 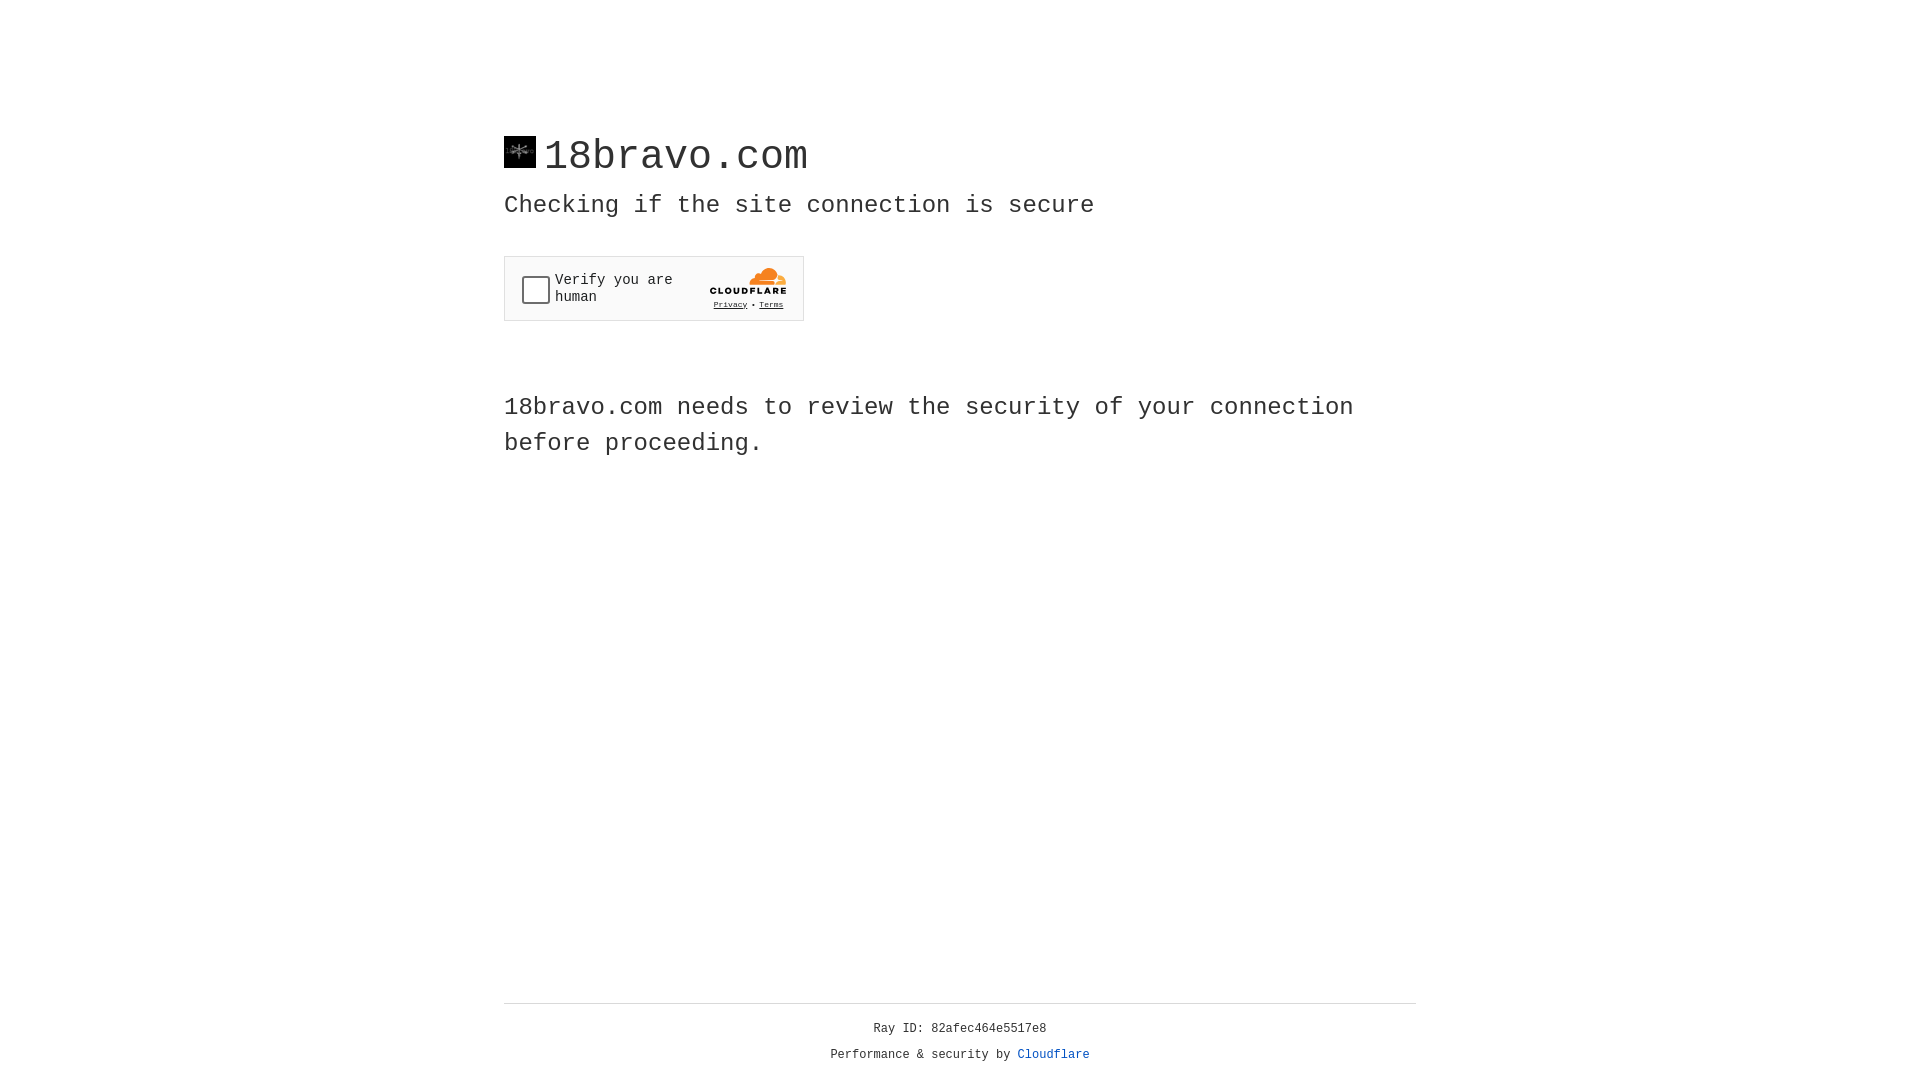 I want to click on 'Widget containing a Cloudflare security challenge', so click(x=653, y=288).